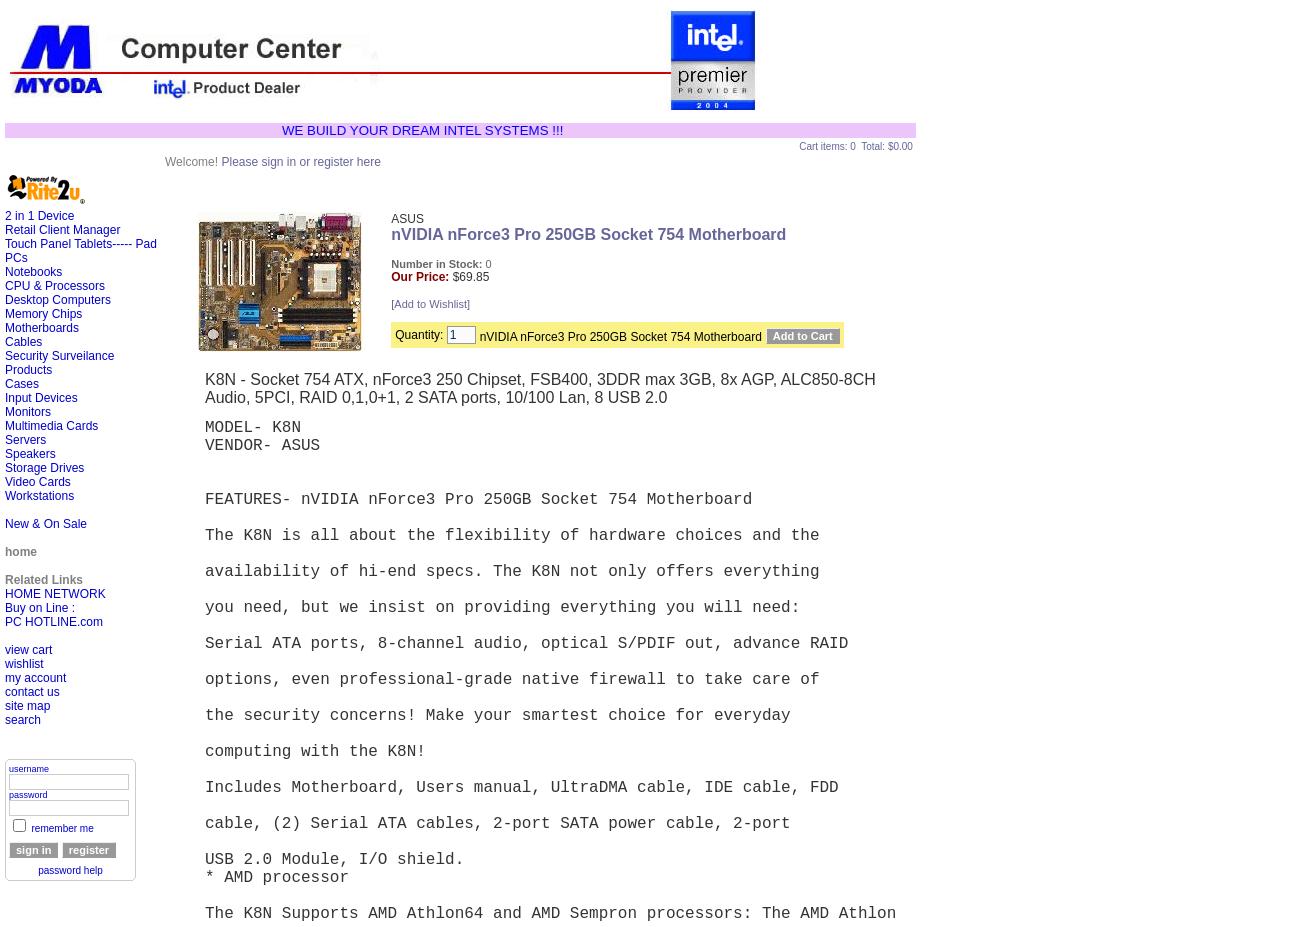  What do you see at coordinates (32, 271) in the screenshot?
I see `'Notebooks'` at bounding box center [32, 271].